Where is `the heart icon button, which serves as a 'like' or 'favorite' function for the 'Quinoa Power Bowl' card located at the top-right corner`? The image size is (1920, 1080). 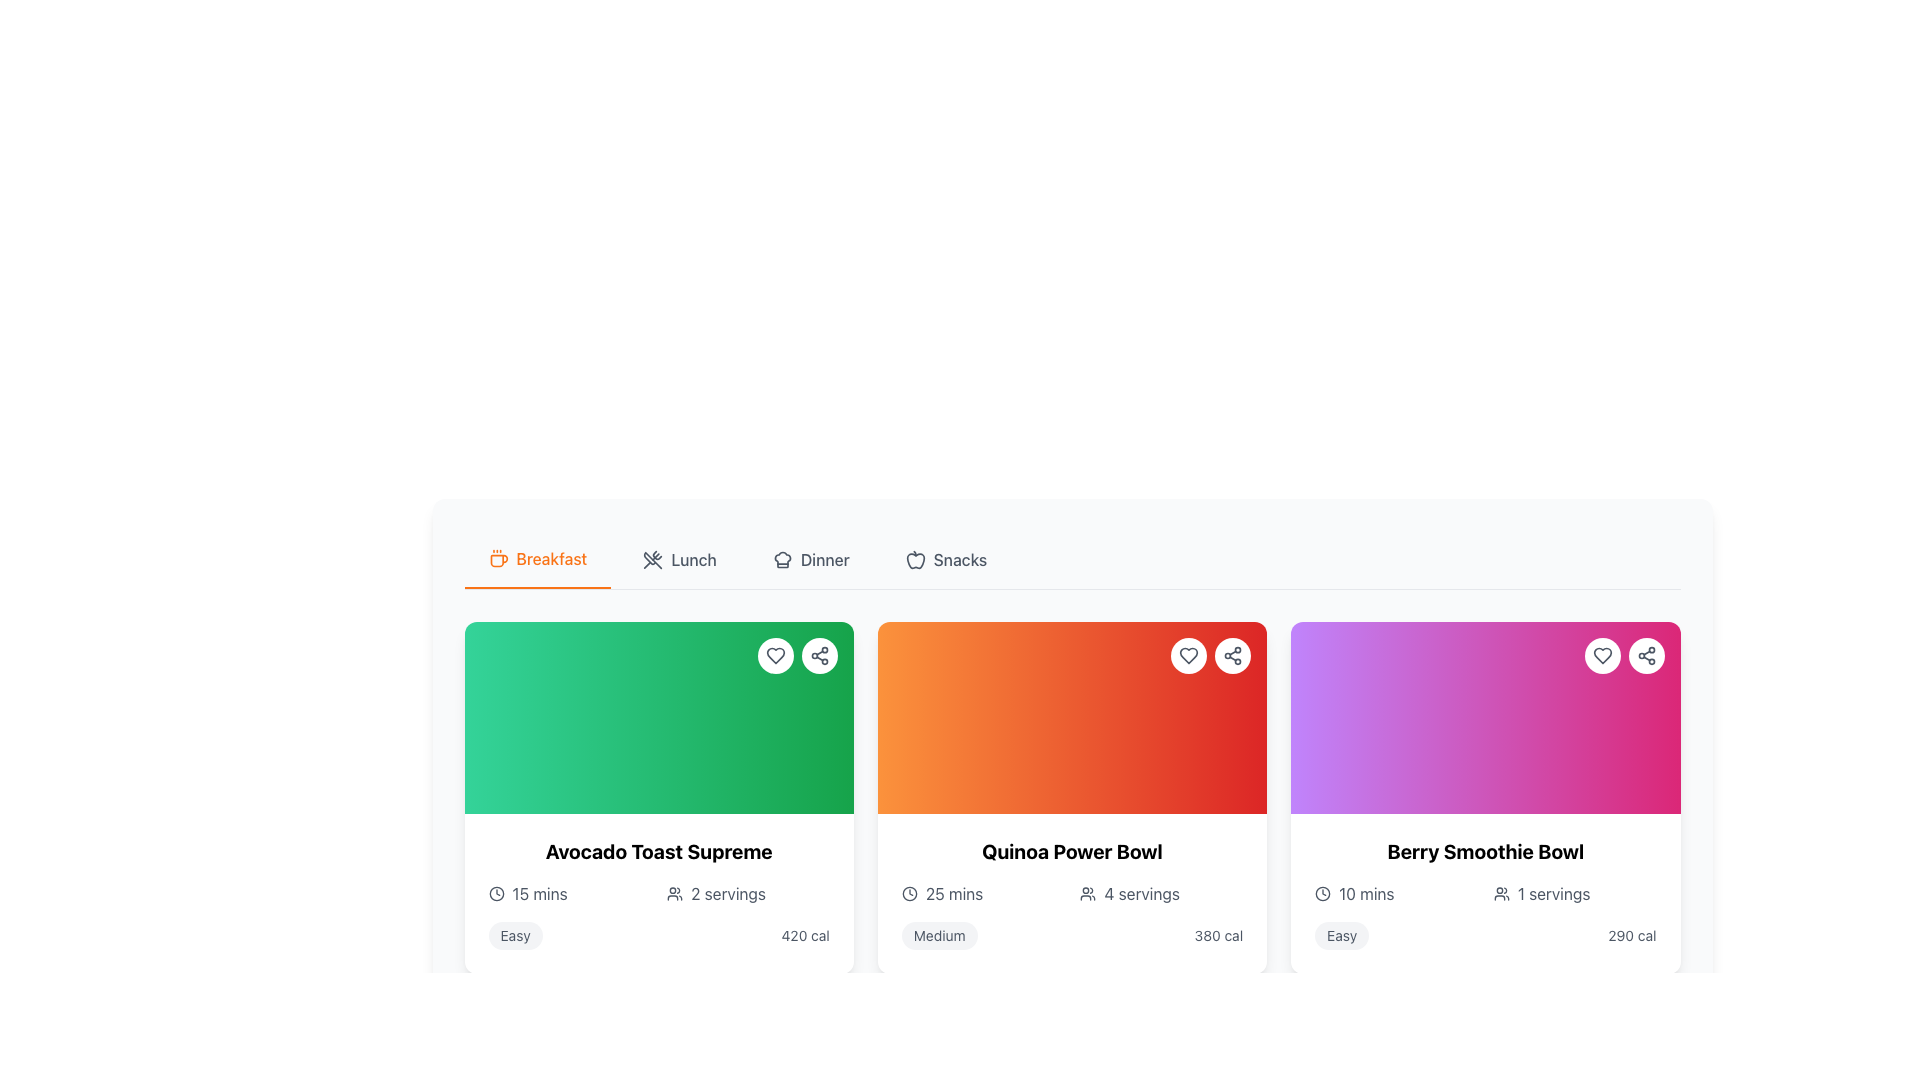 the heart icon button, which serves as a 'like' or 'favorite' function for the 'Quinoa Power Bowl' card located at the top-right corner is located at coordinates (1189, 655).